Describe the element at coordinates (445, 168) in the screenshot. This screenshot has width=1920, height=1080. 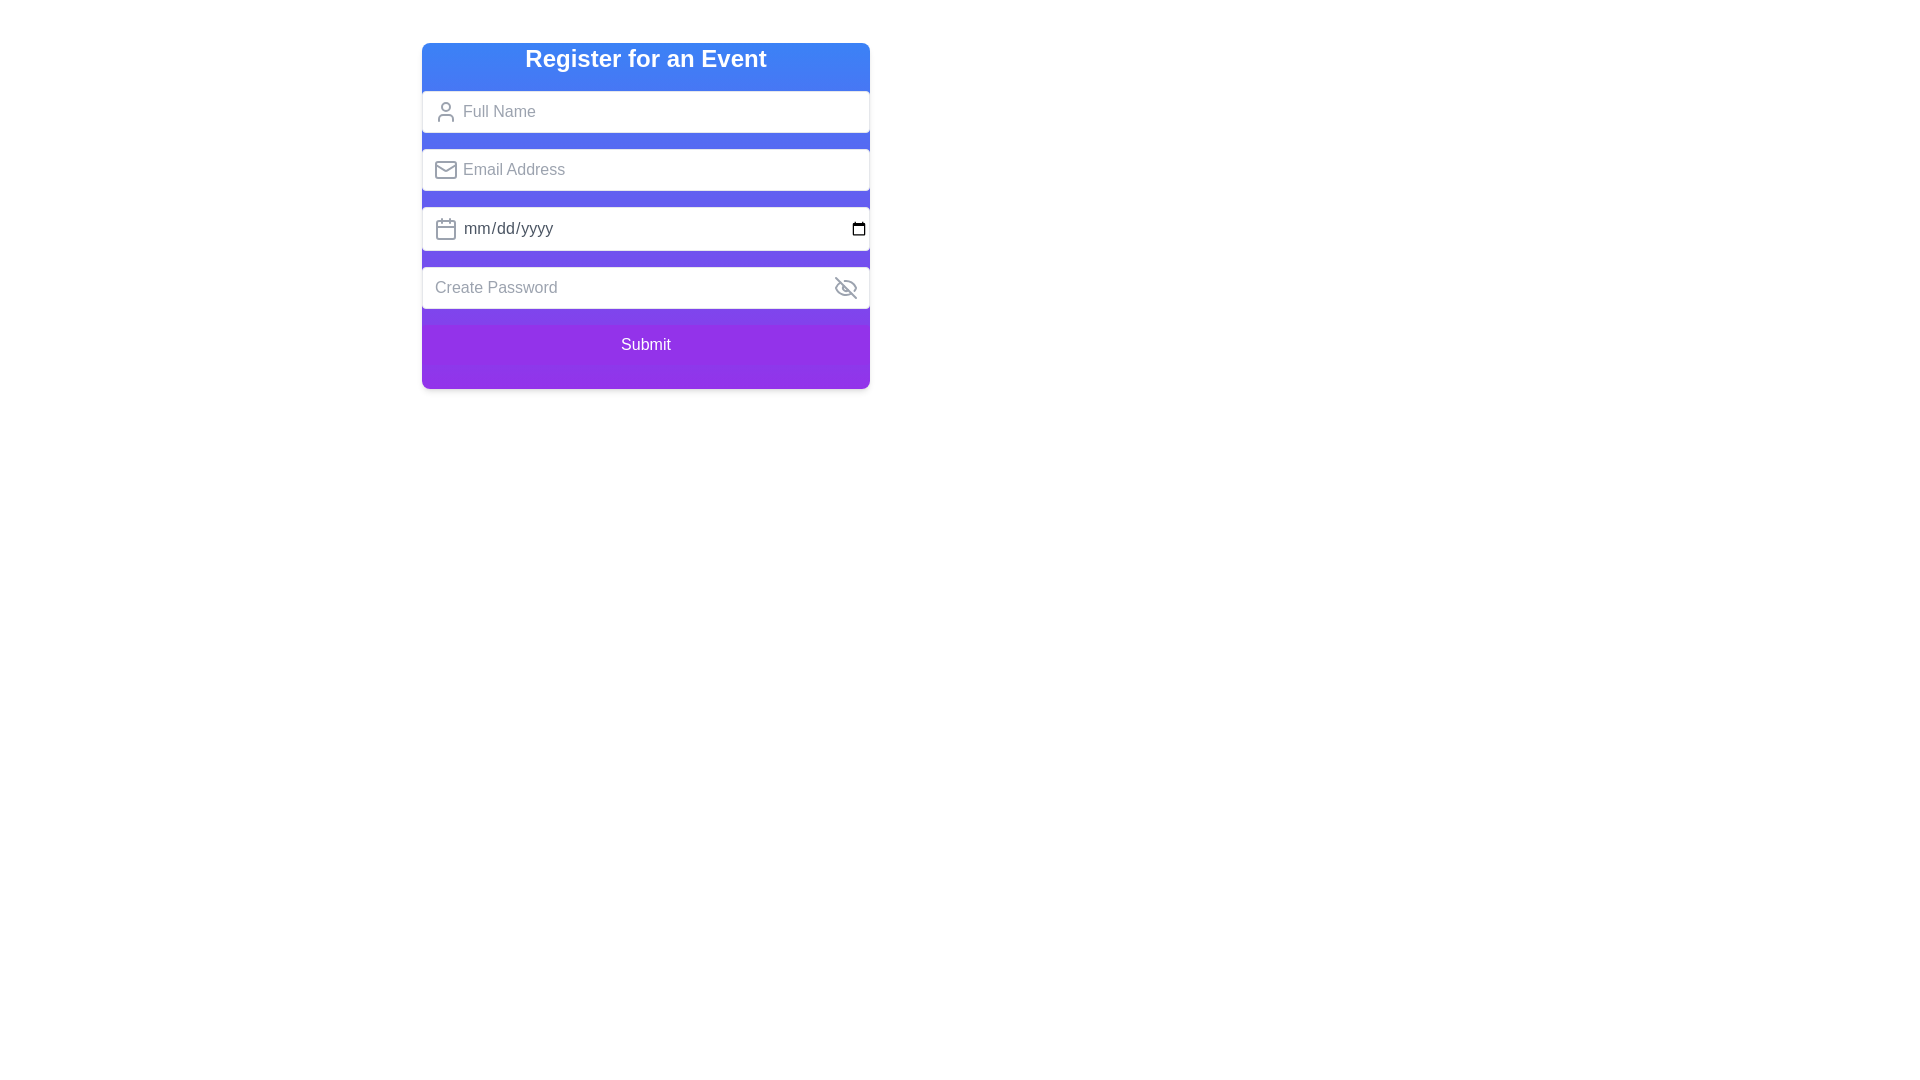
I see `the upper rectangle of the envelope-shaped icon located next to the 'Email Address' input field, which is a non-interactive decorative vector graphic` at that location.